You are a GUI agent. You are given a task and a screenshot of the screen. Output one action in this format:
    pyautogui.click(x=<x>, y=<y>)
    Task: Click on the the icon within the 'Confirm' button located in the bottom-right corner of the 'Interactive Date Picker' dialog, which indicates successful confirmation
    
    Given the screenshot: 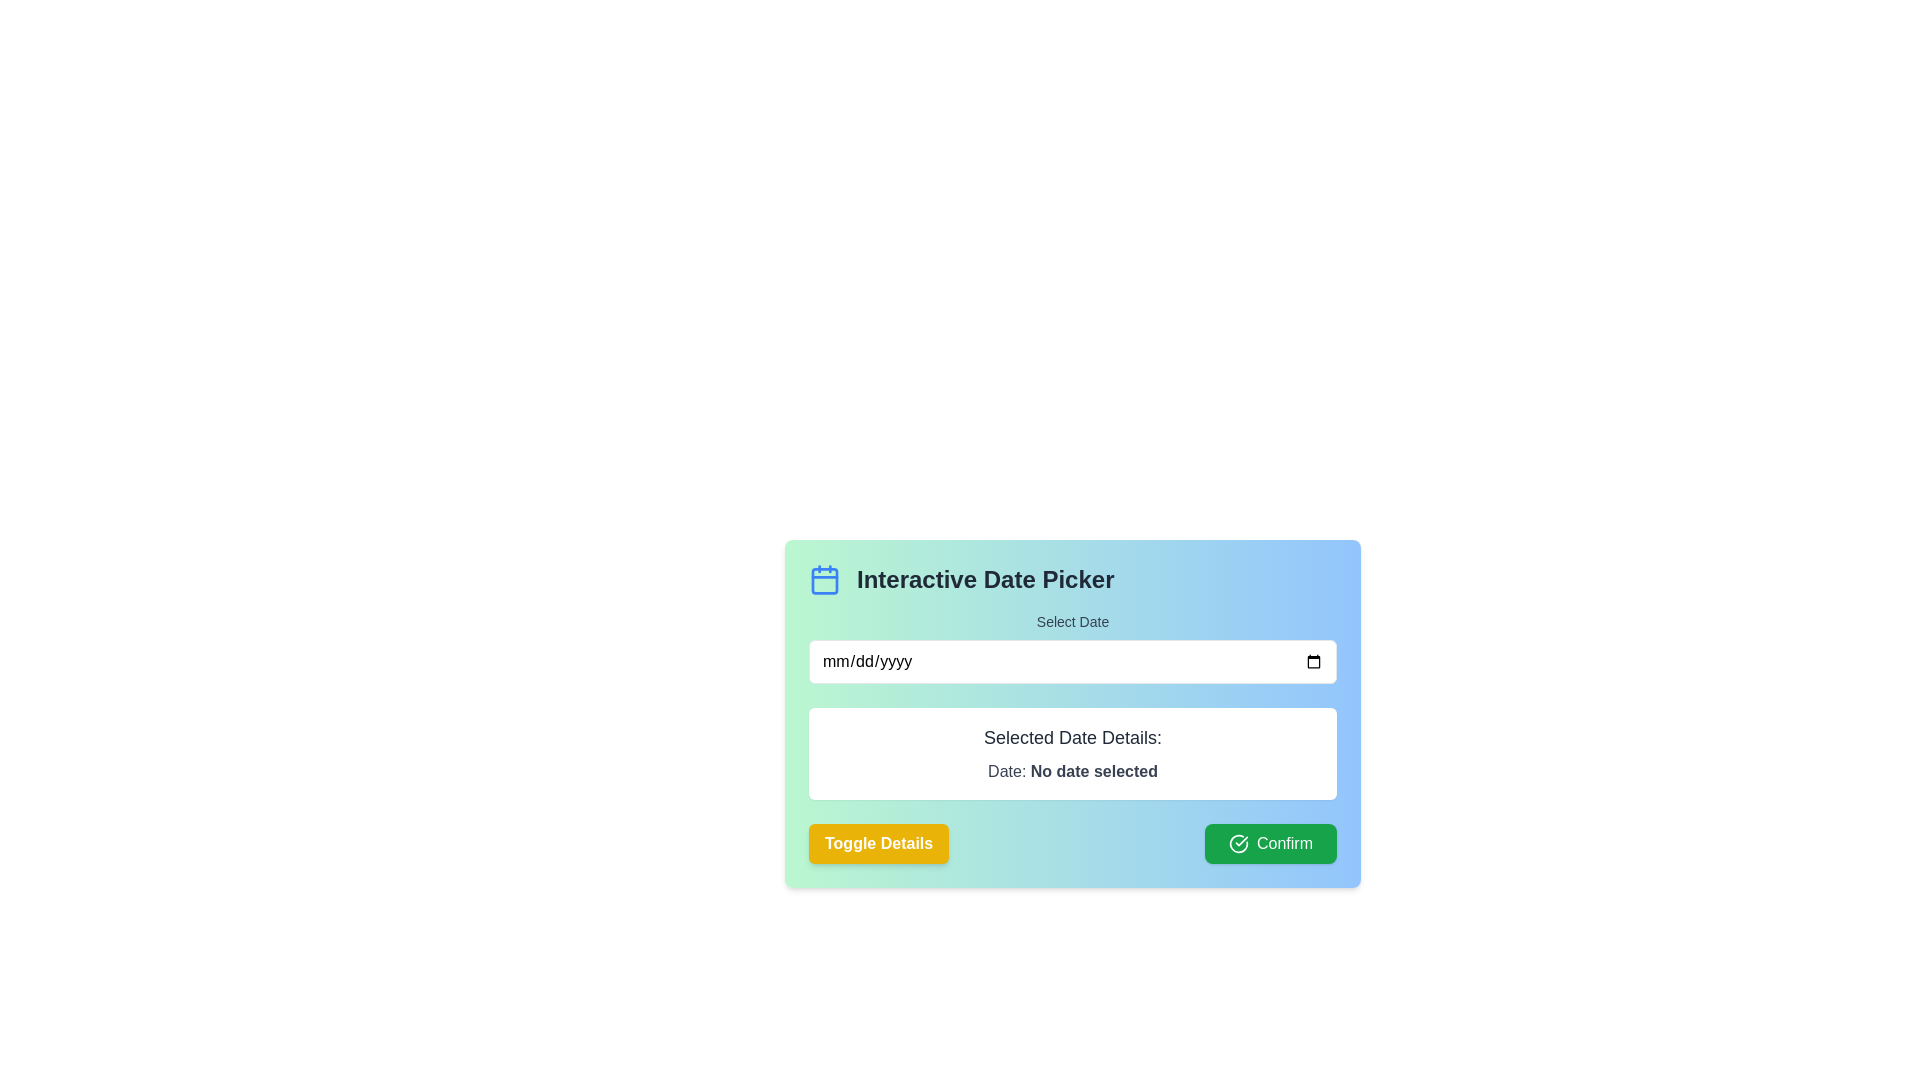 What is the action you would take?
    pyautogui.click(x=1237, y=844)
    